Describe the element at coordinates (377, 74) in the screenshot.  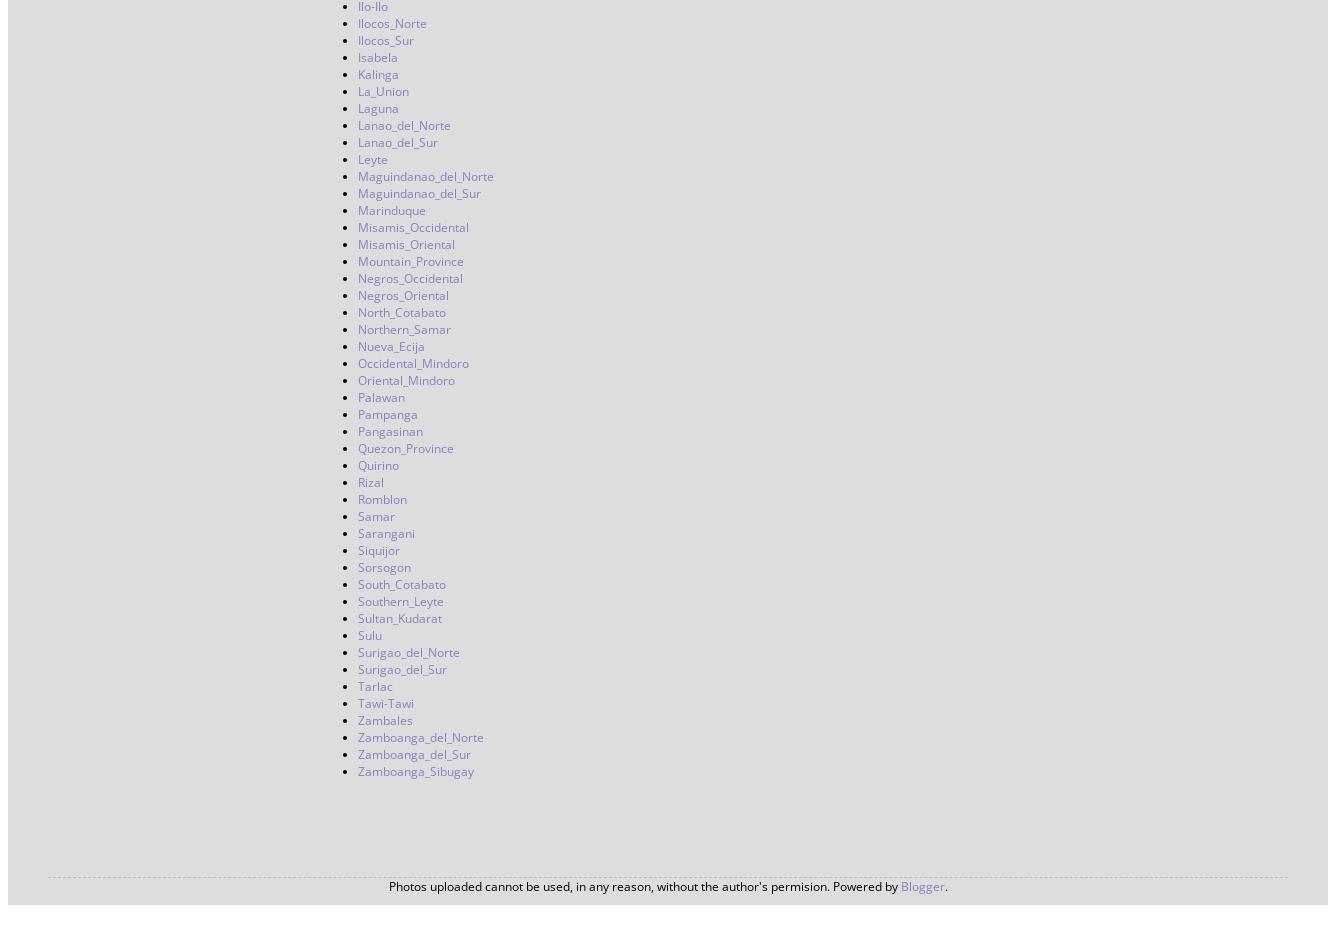
I see `'Kalinga'` at that location.